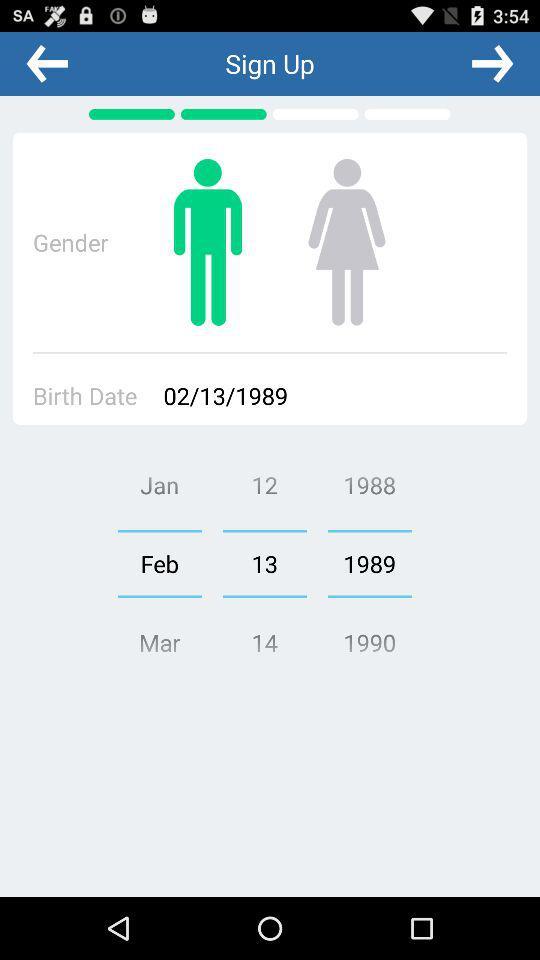 The width and height of the screenshot is (540, 960). Describe the element at coordinates (345, 241) in the screenshot. I see `option to click if your gender is female` at that location.